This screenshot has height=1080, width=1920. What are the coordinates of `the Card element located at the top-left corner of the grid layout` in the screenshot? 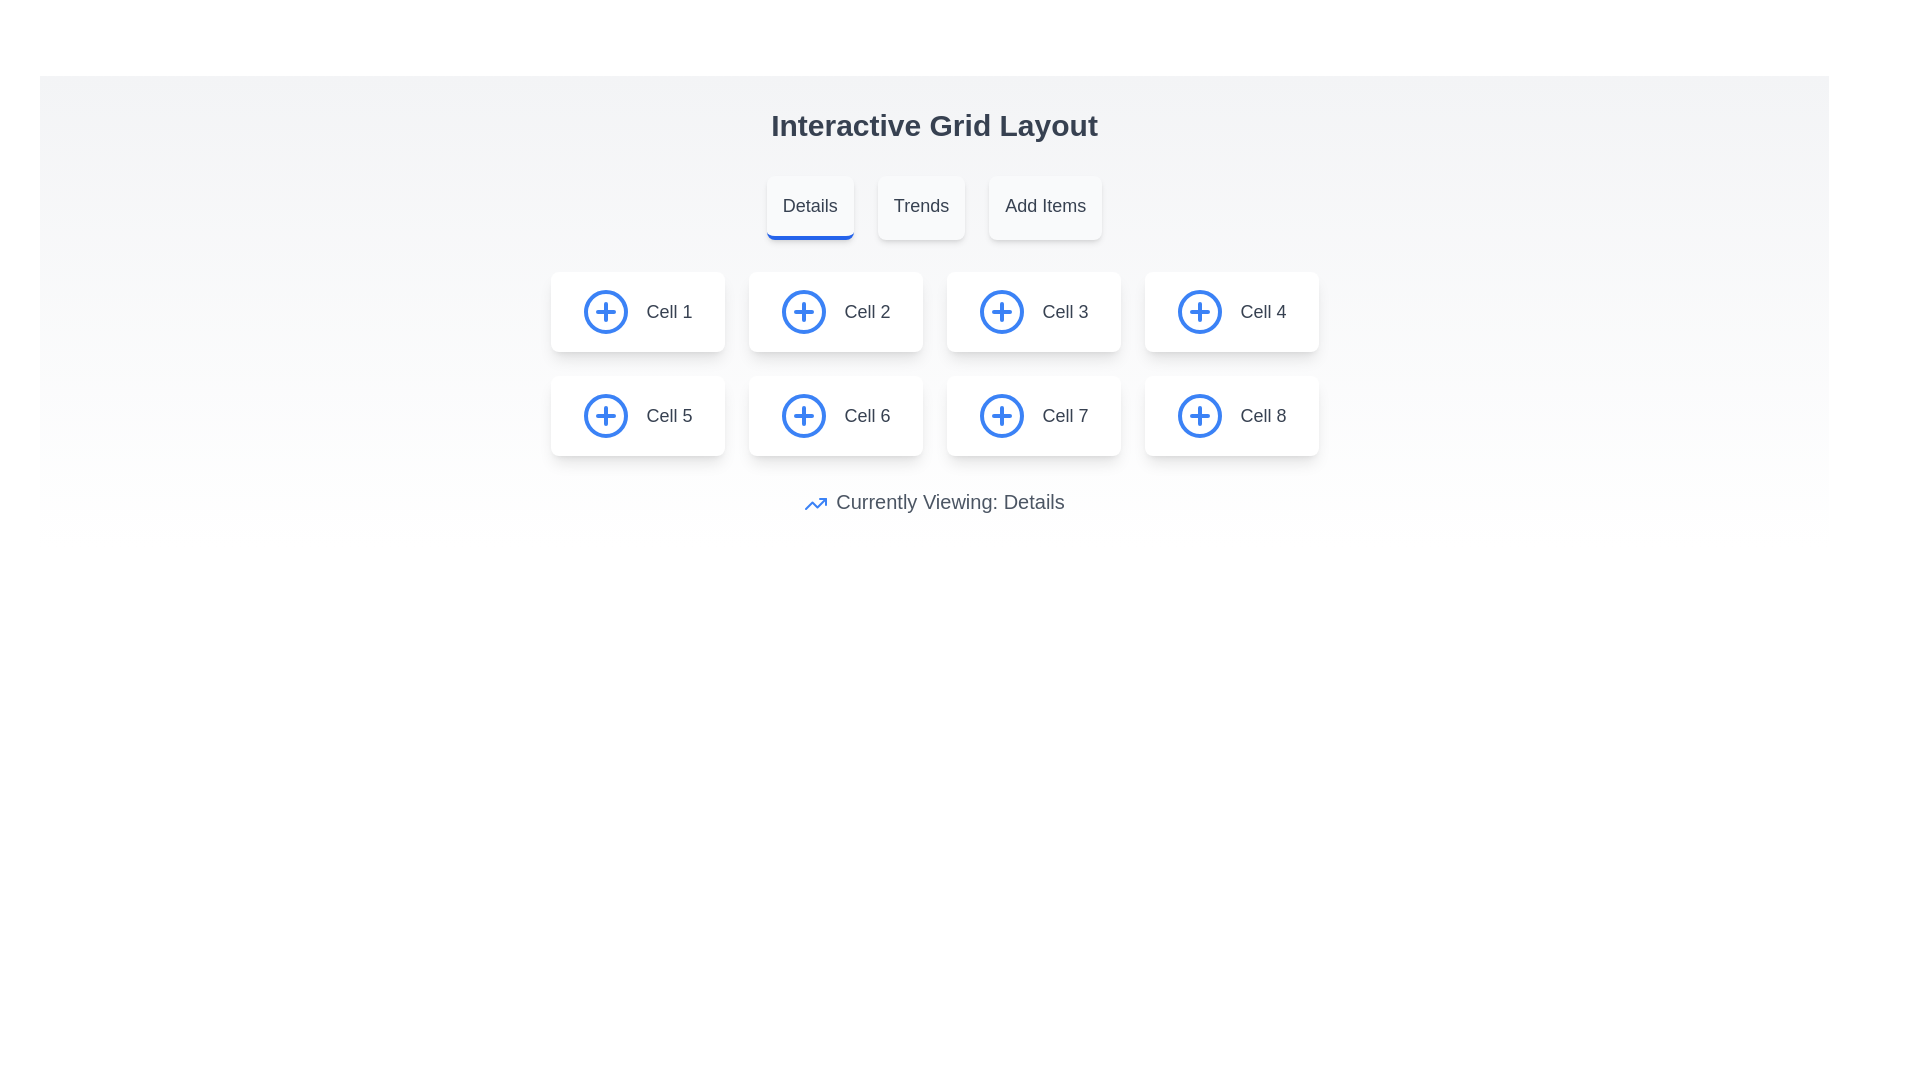 It's located at (636, 312).